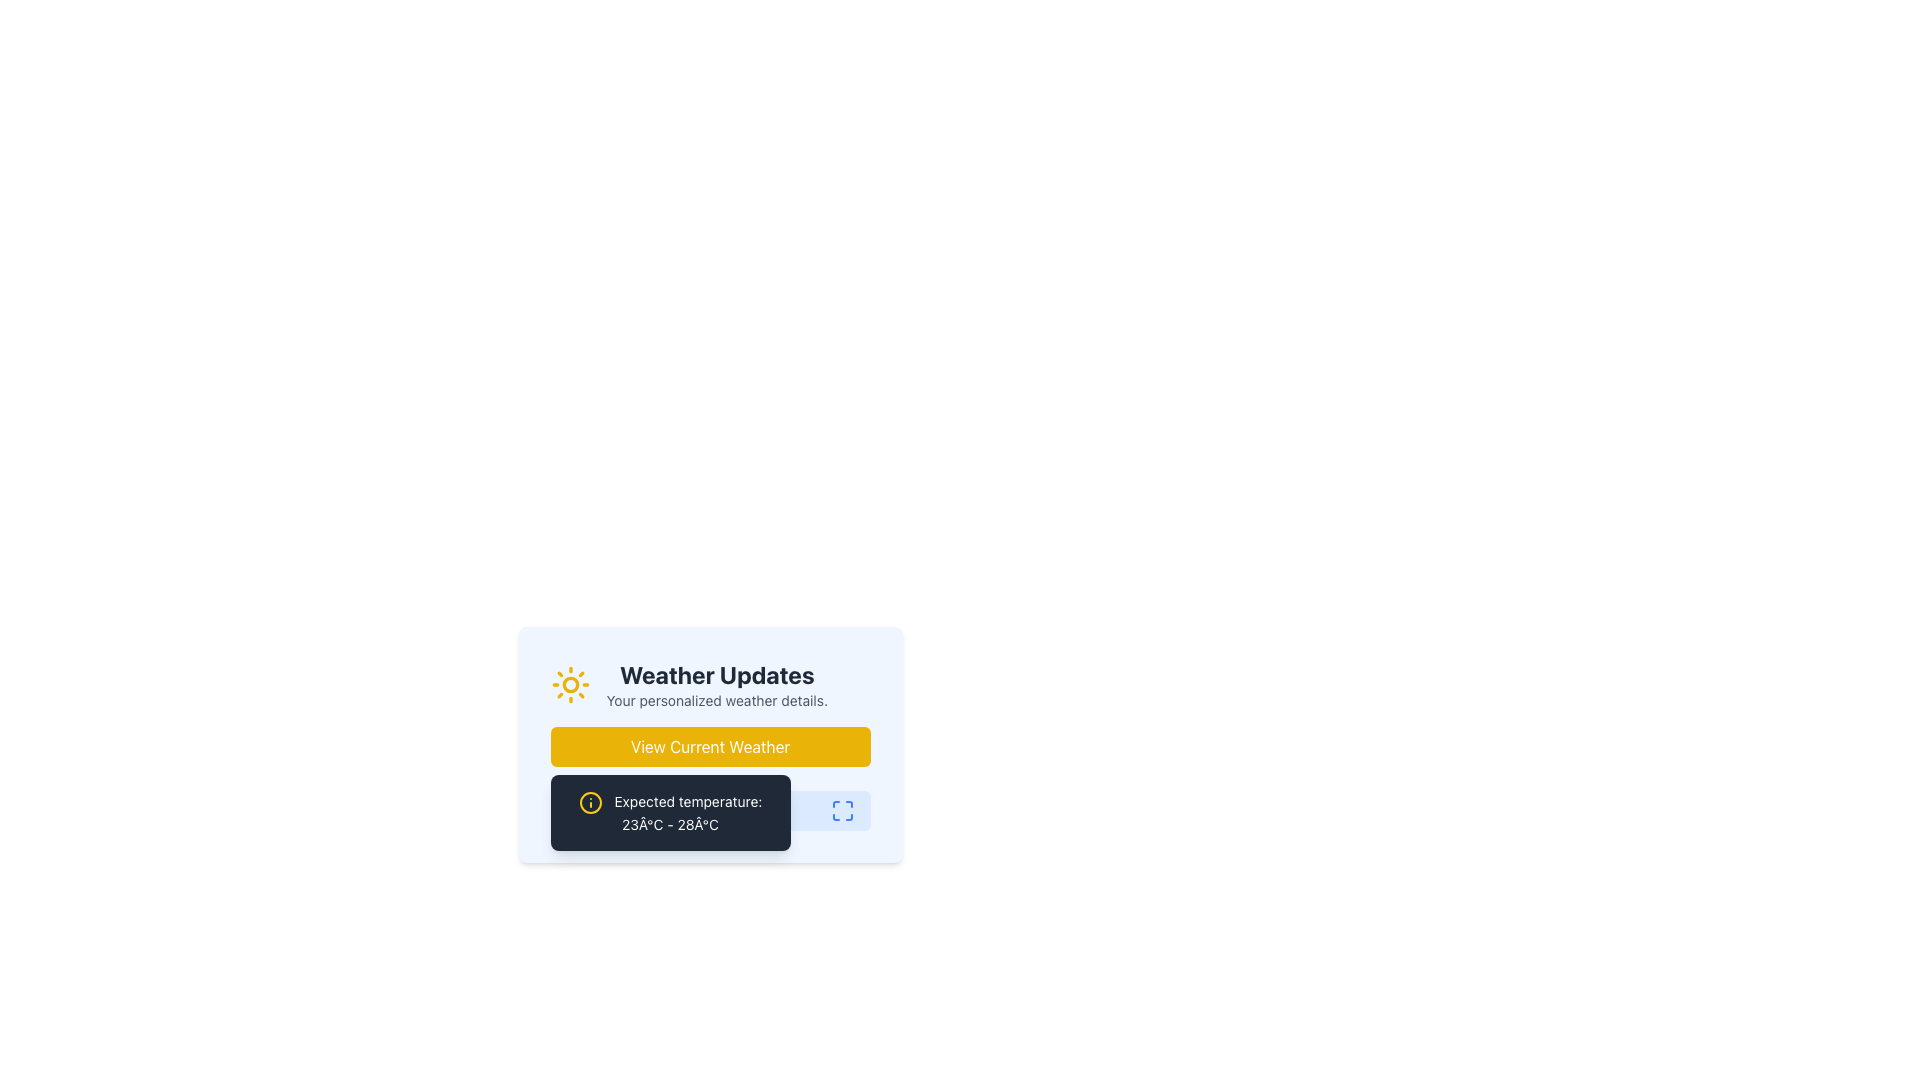 This screenshot has width=1920, height=1080. I want to click on the Text label within the graphical tooltip that provides expected temperature range details, located below the 'View Current Weather' button and adjacent to the yellow circular 'i' information icon, so click(670, 813).